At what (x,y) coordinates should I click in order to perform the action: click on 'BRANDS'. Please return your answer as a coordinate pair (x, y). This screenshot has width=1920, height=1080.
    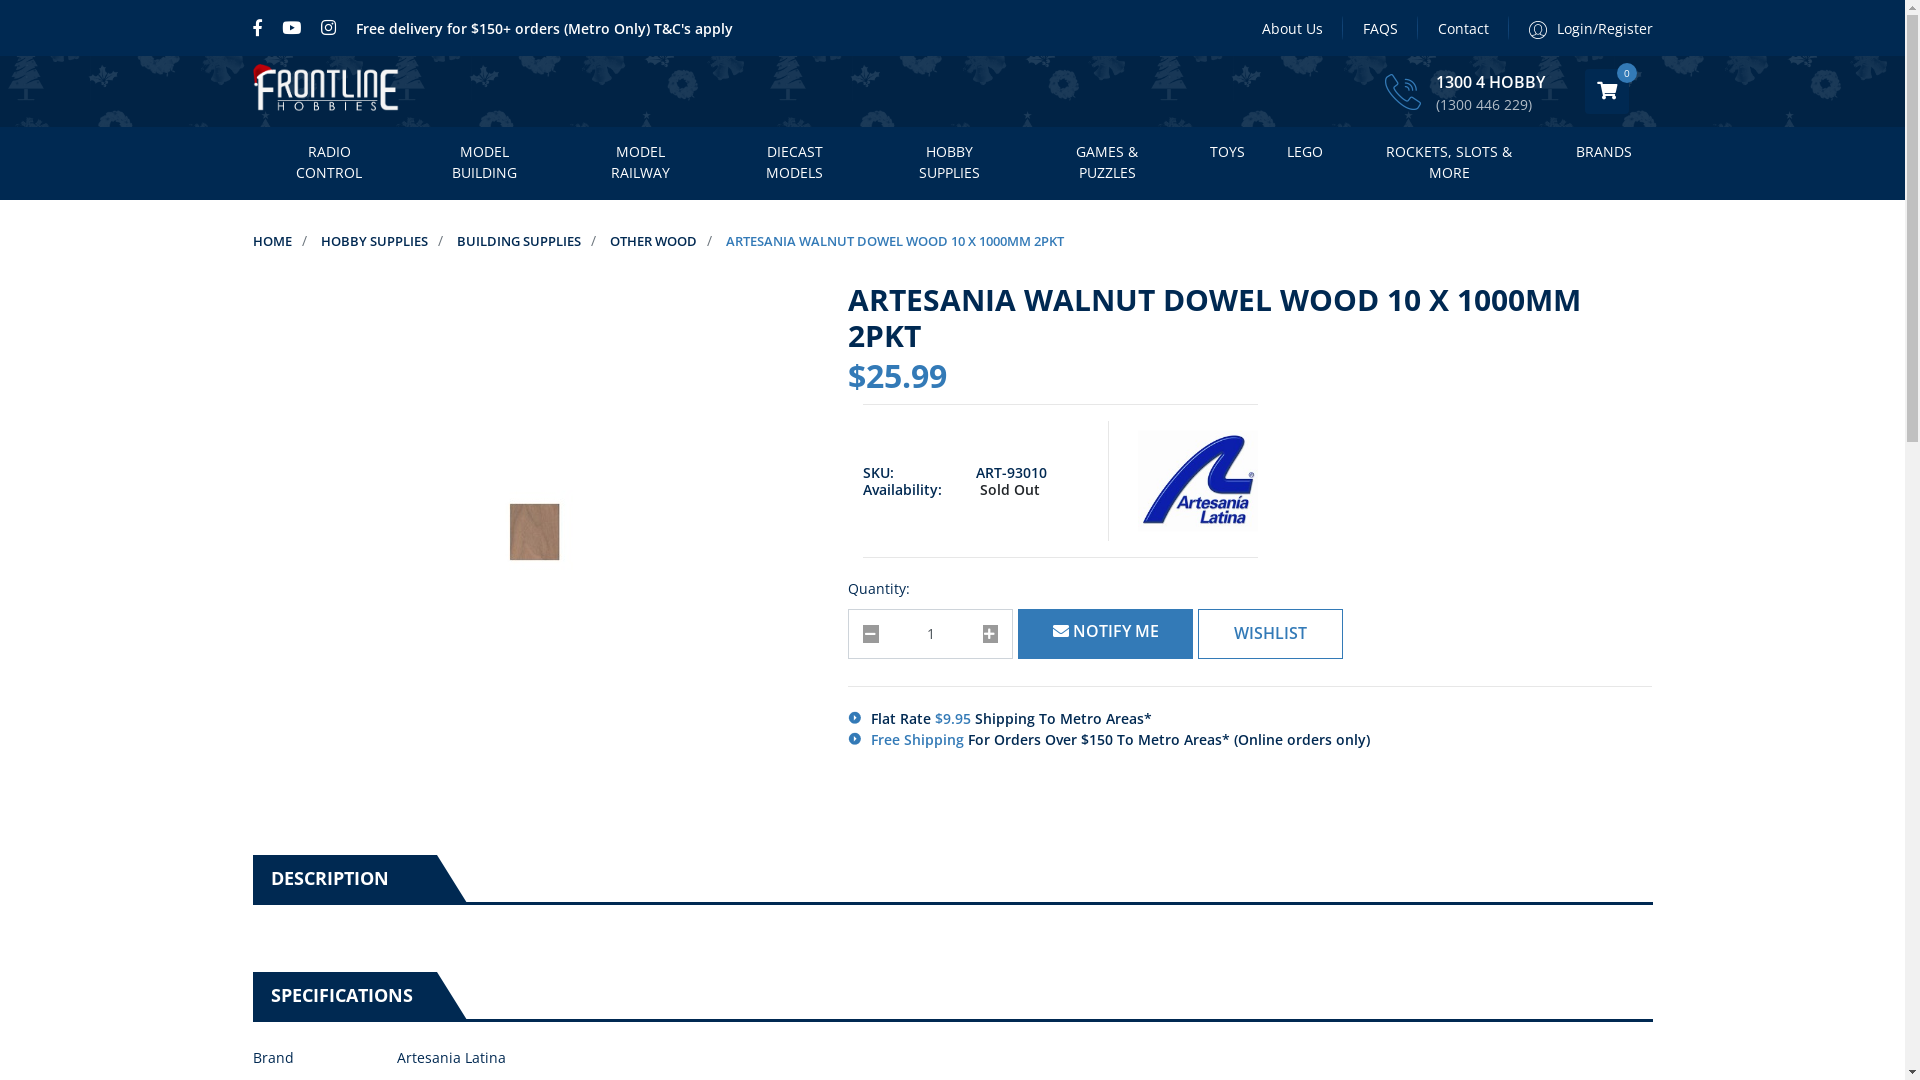
    Looking at the image, I should click on (1603, 152).